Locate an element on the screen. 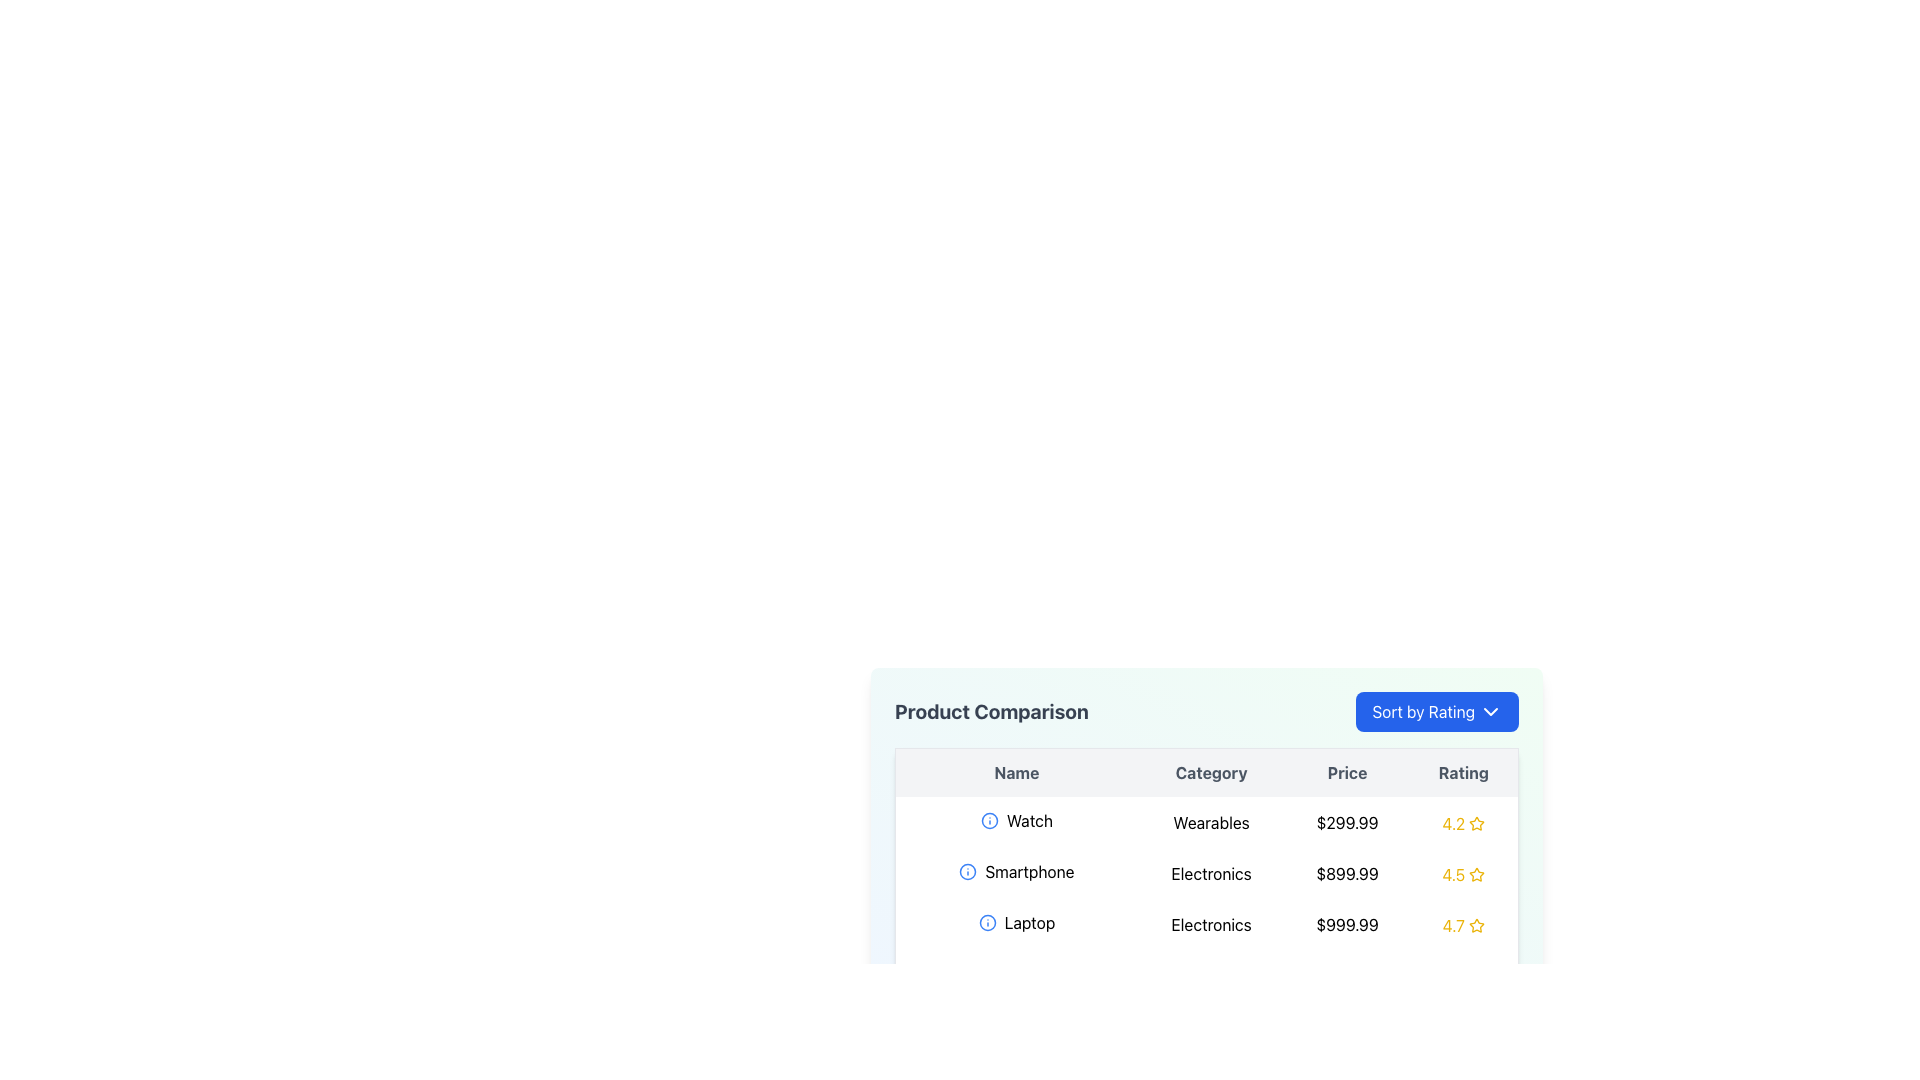  the golden-yellow star icon representing the rating for the 'Electronics' product (Smartphone) located is located at coordinates (1477, 873).